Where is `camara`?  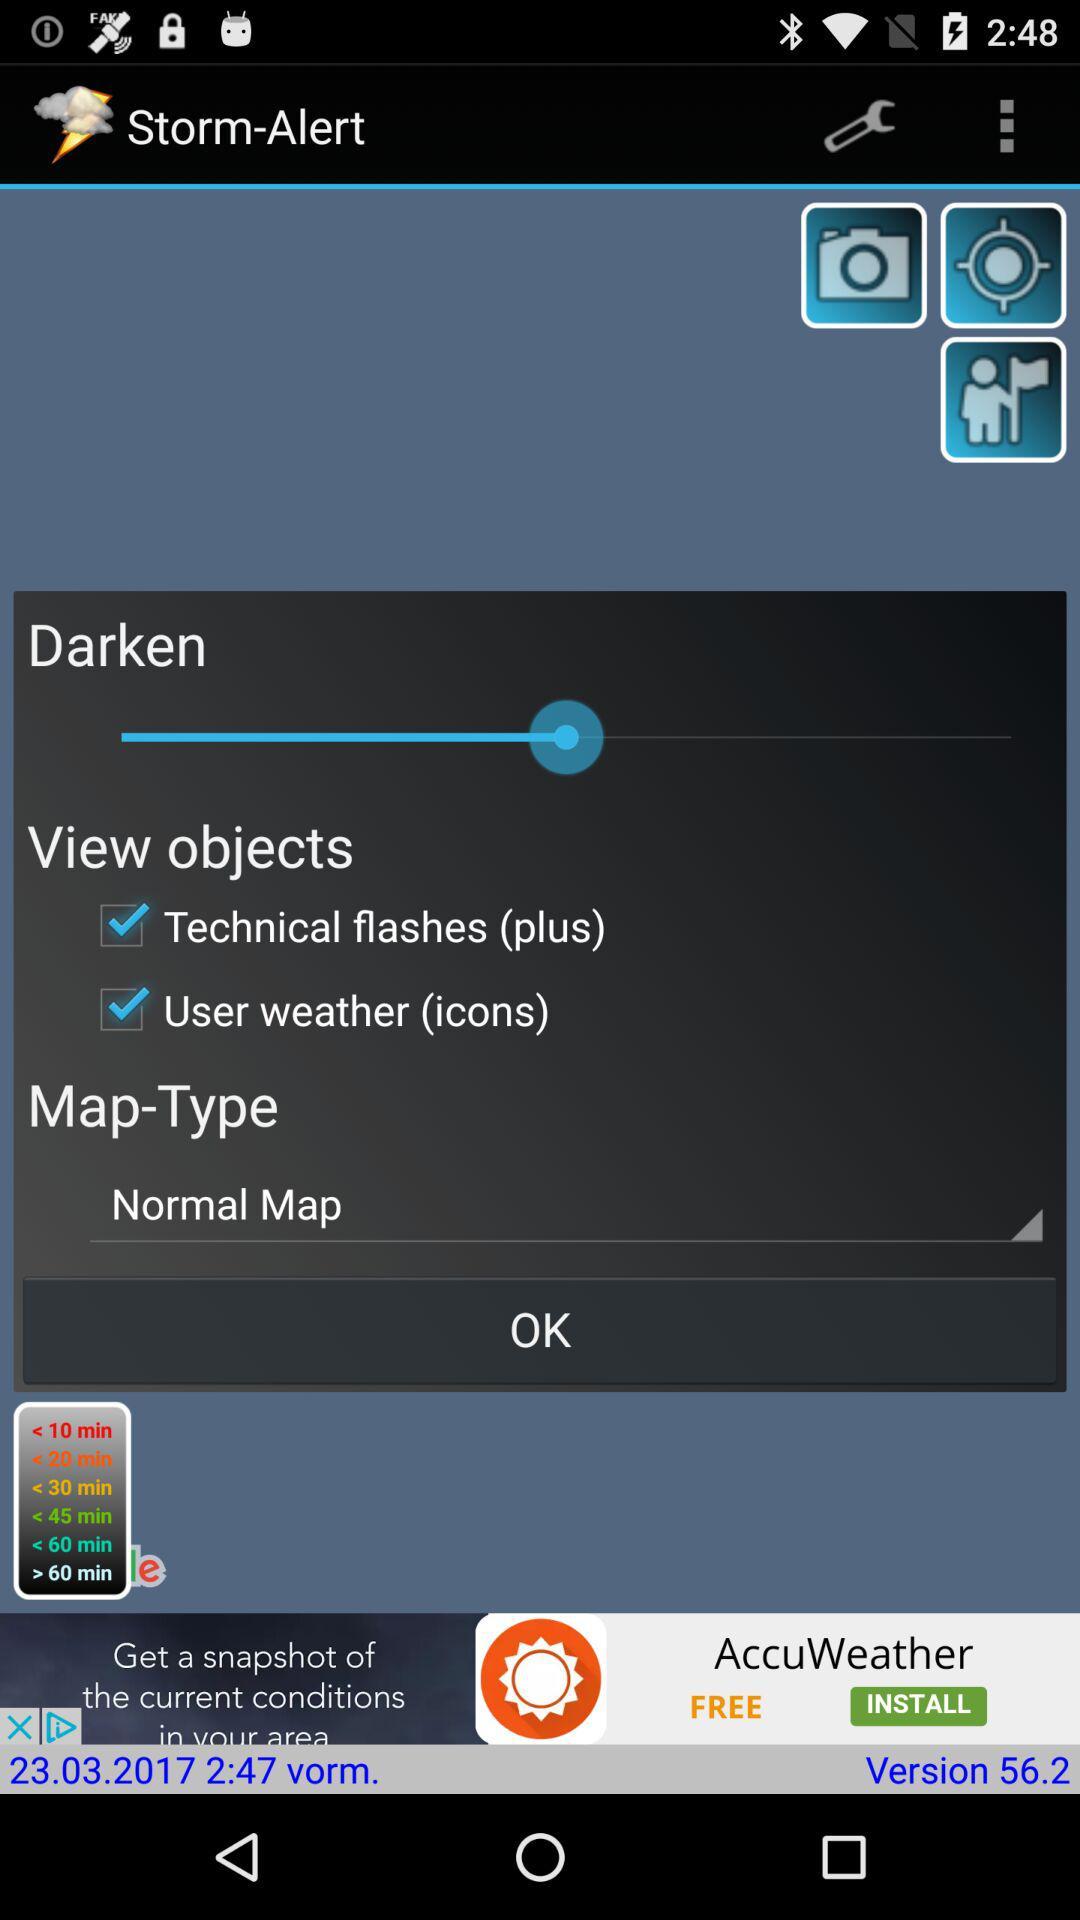 camara is located at coordinates (863, 264).